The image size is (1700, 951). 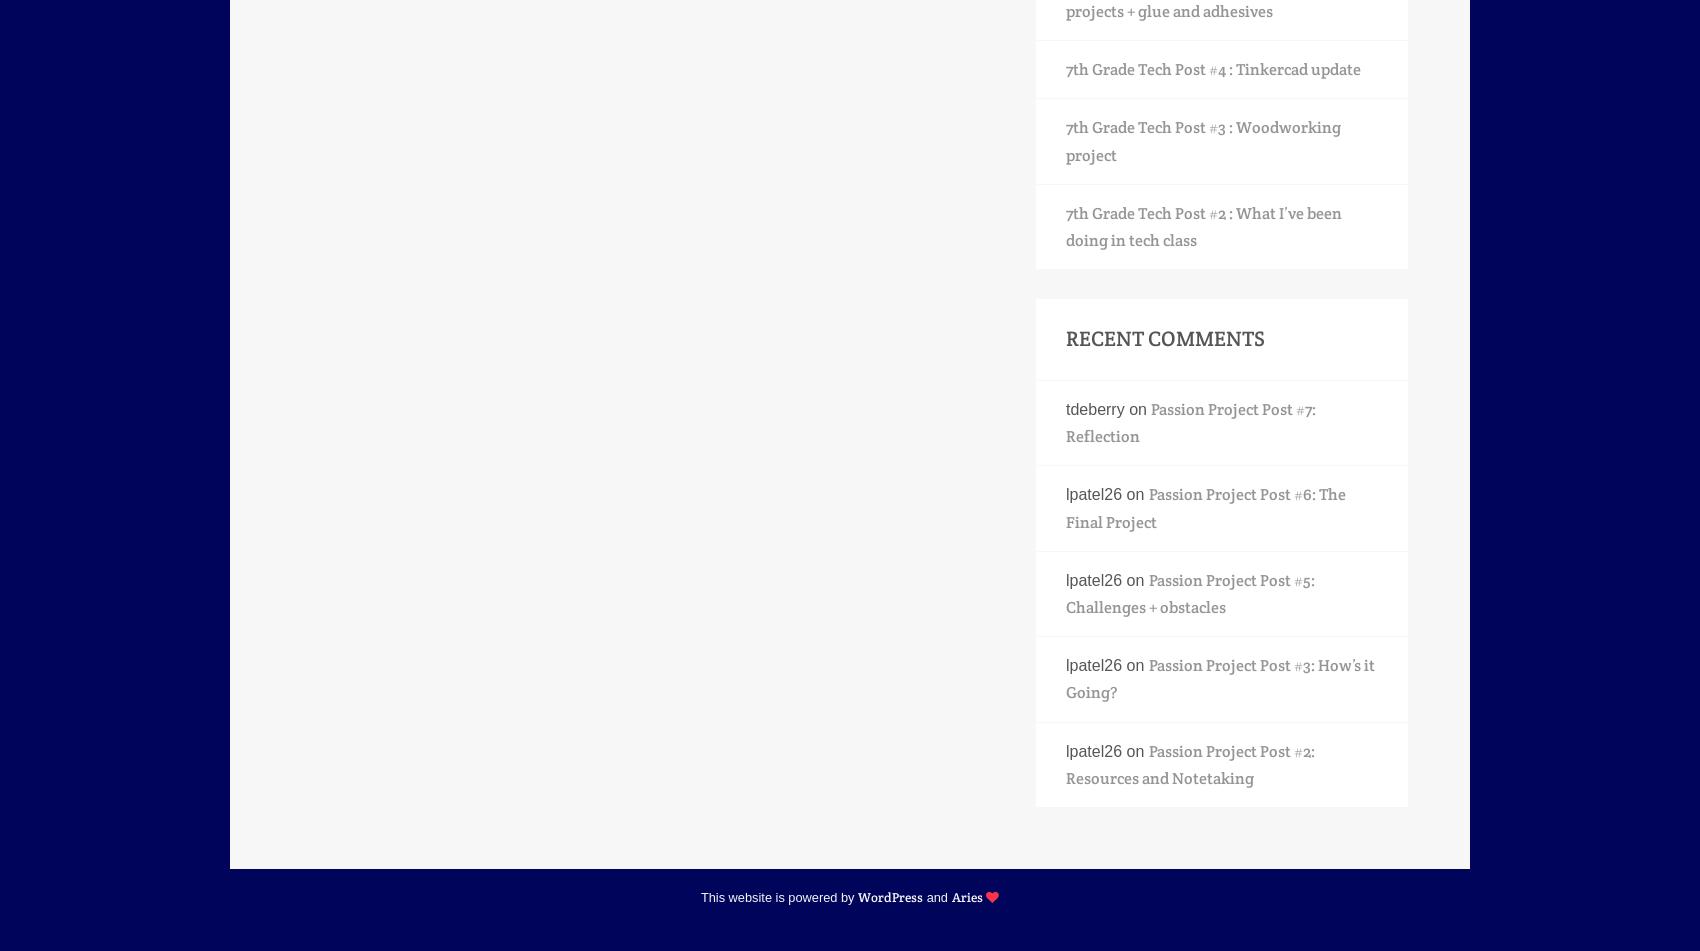 I want to click on 'Passion Project Post #5: Challenges + obstacles', so click(x=1189, y=592).